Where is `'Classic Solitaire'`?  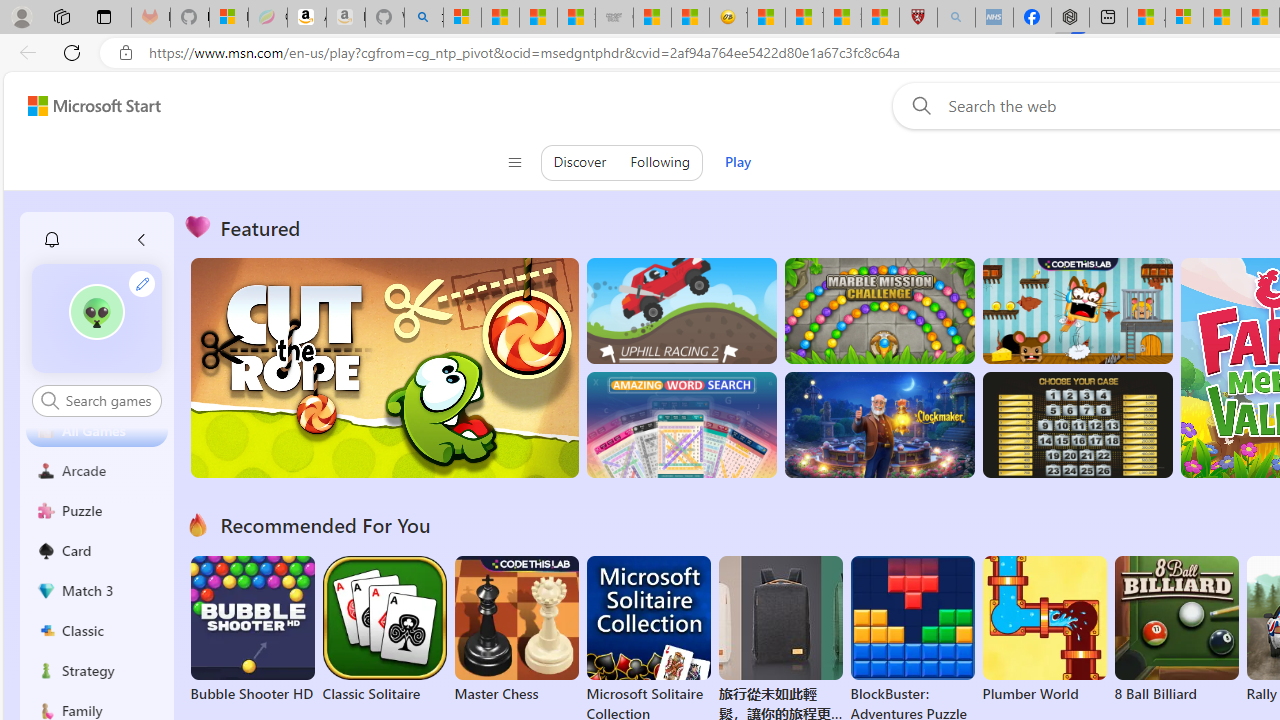 'Classic Solitaire' is located at coordinates (384, 630).